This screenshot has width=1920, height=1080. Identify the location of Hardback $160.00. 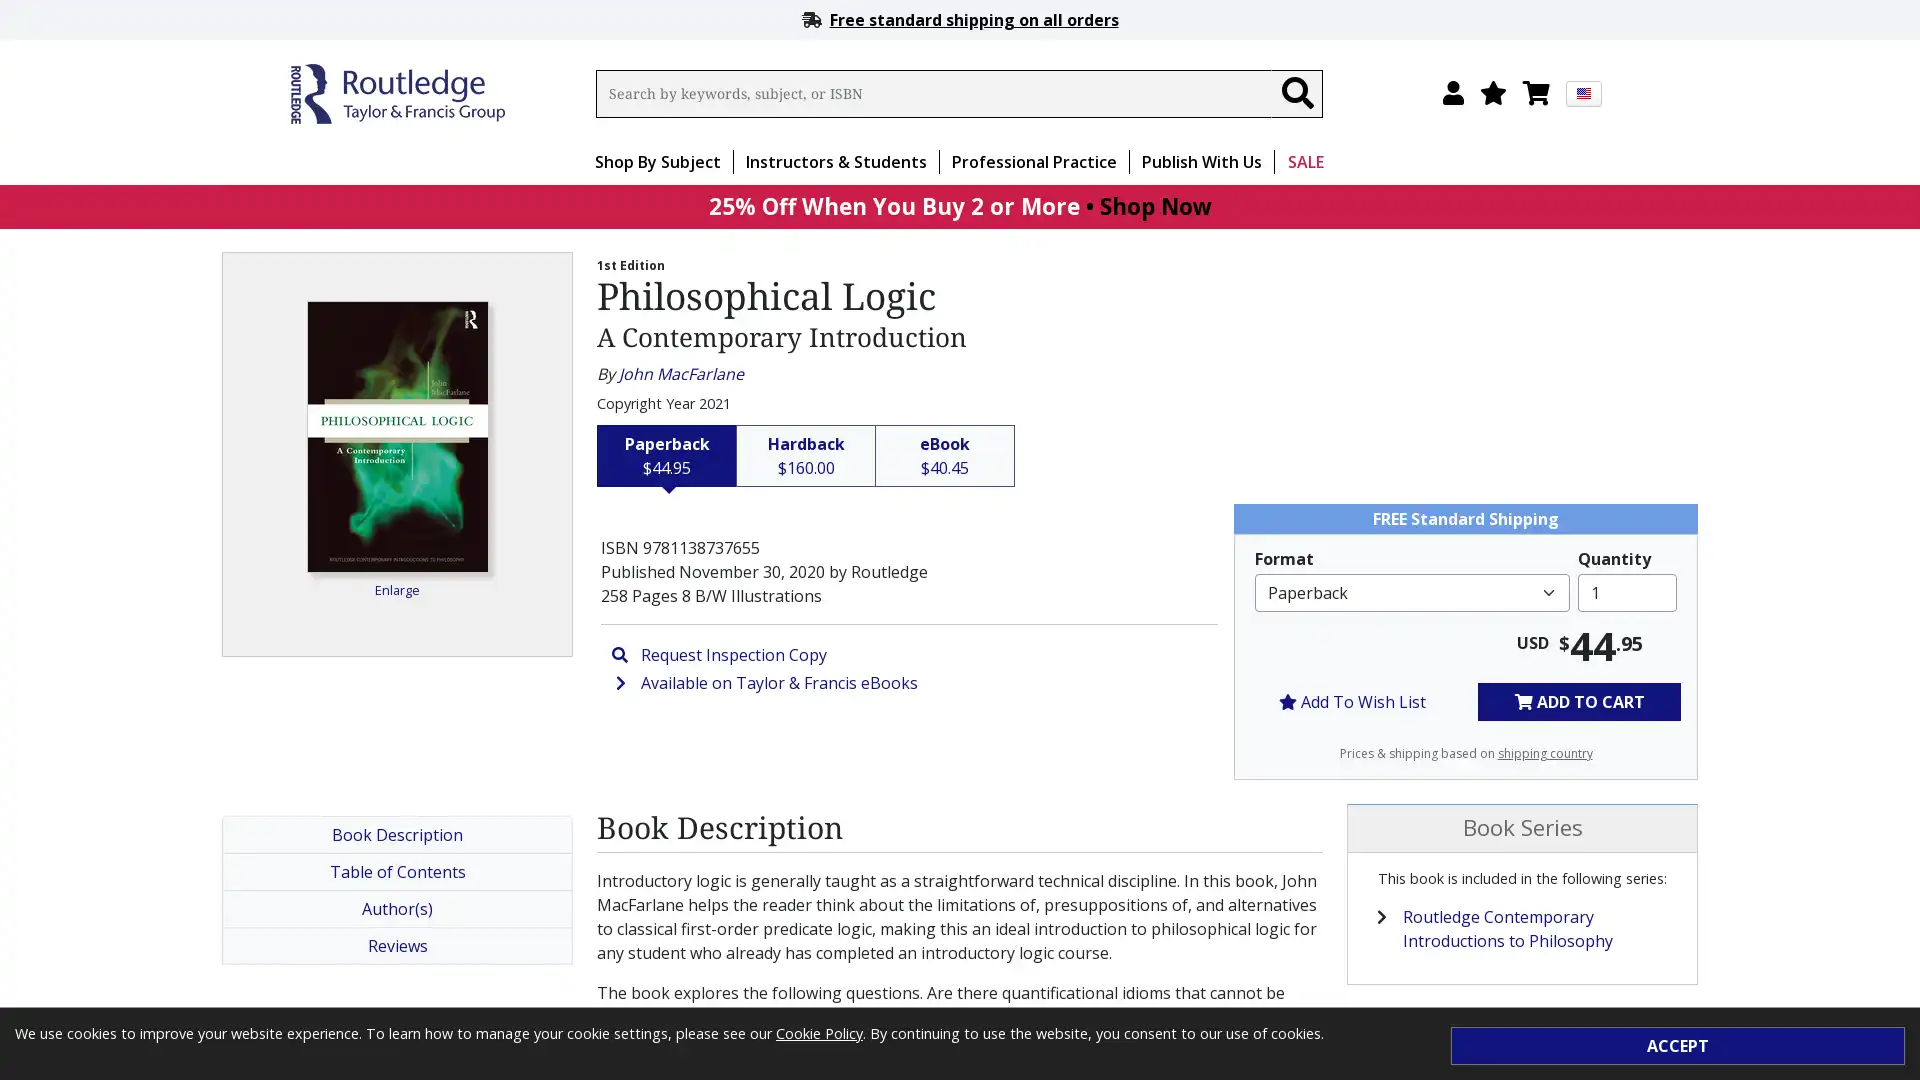
(806, 455).